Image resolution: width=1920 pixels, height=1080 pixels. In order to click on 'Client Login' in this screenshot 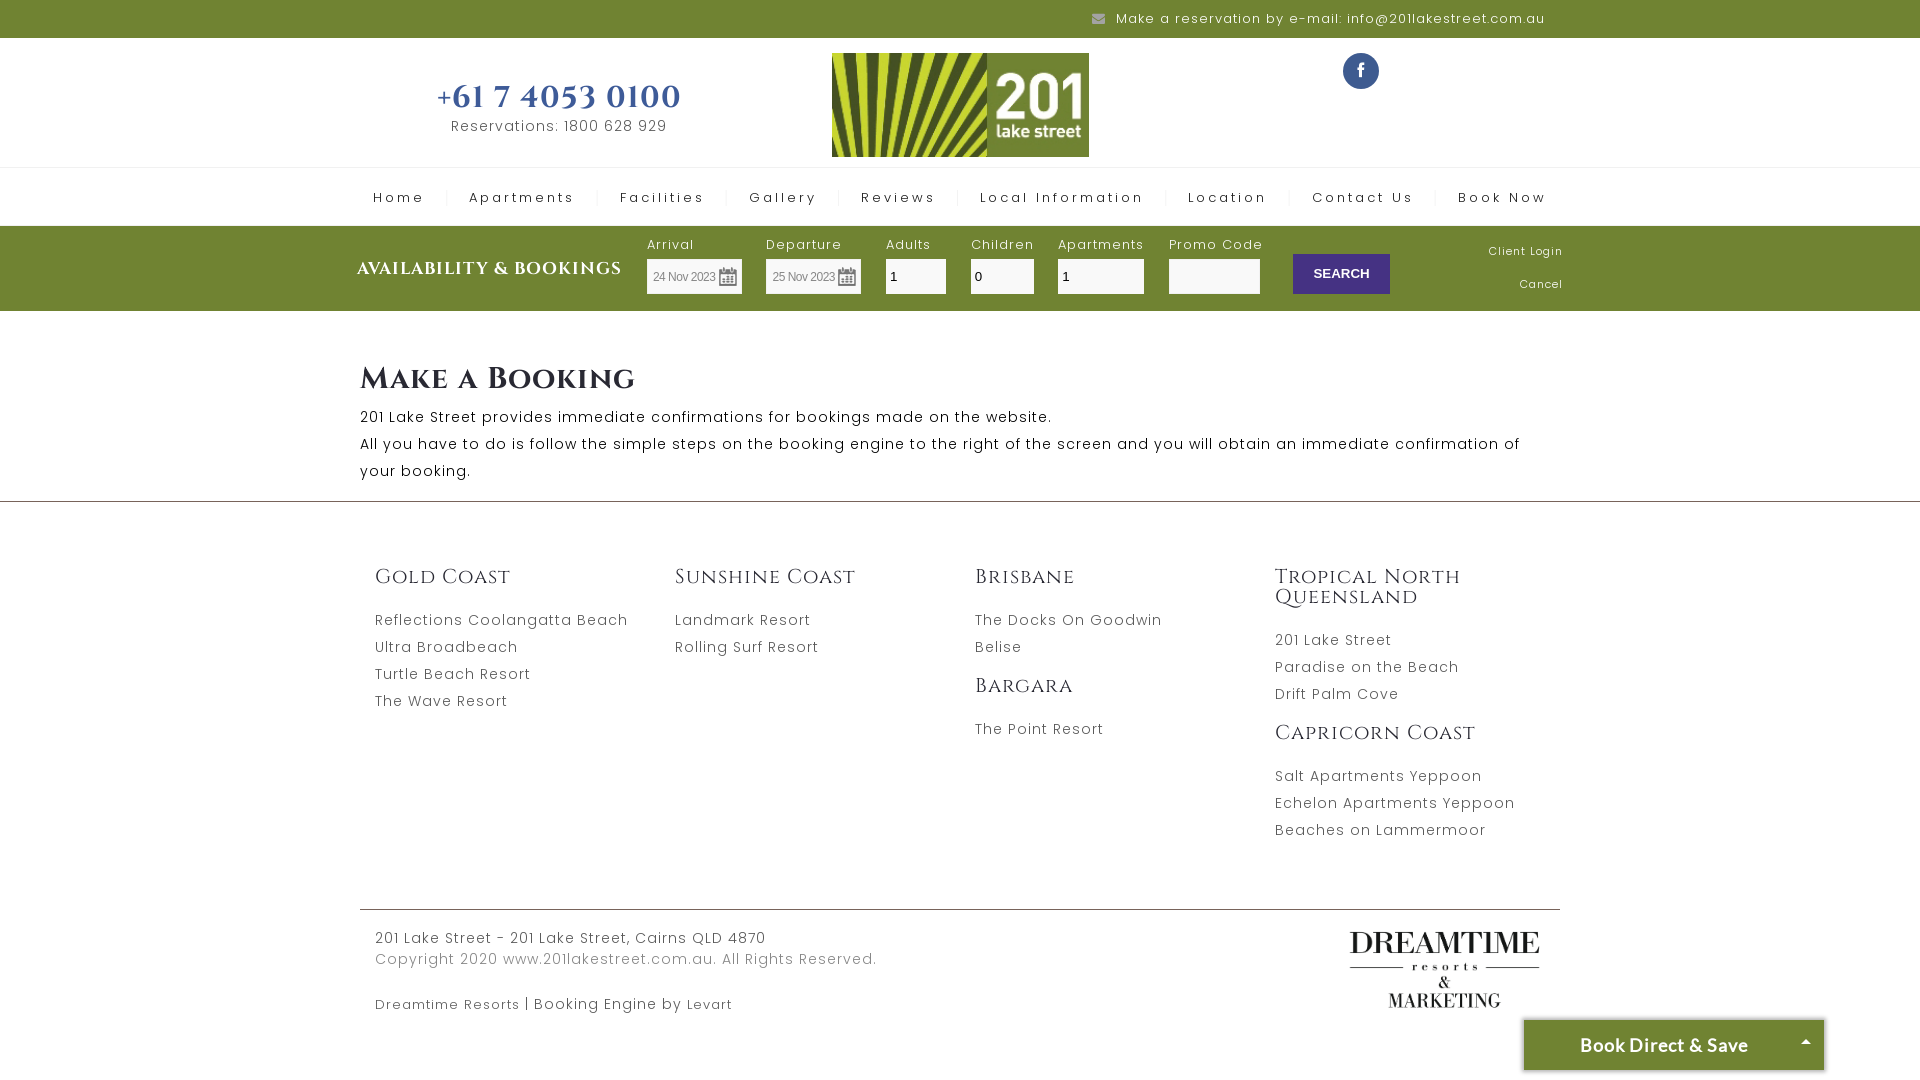, I will do `click(1525, 249)`.